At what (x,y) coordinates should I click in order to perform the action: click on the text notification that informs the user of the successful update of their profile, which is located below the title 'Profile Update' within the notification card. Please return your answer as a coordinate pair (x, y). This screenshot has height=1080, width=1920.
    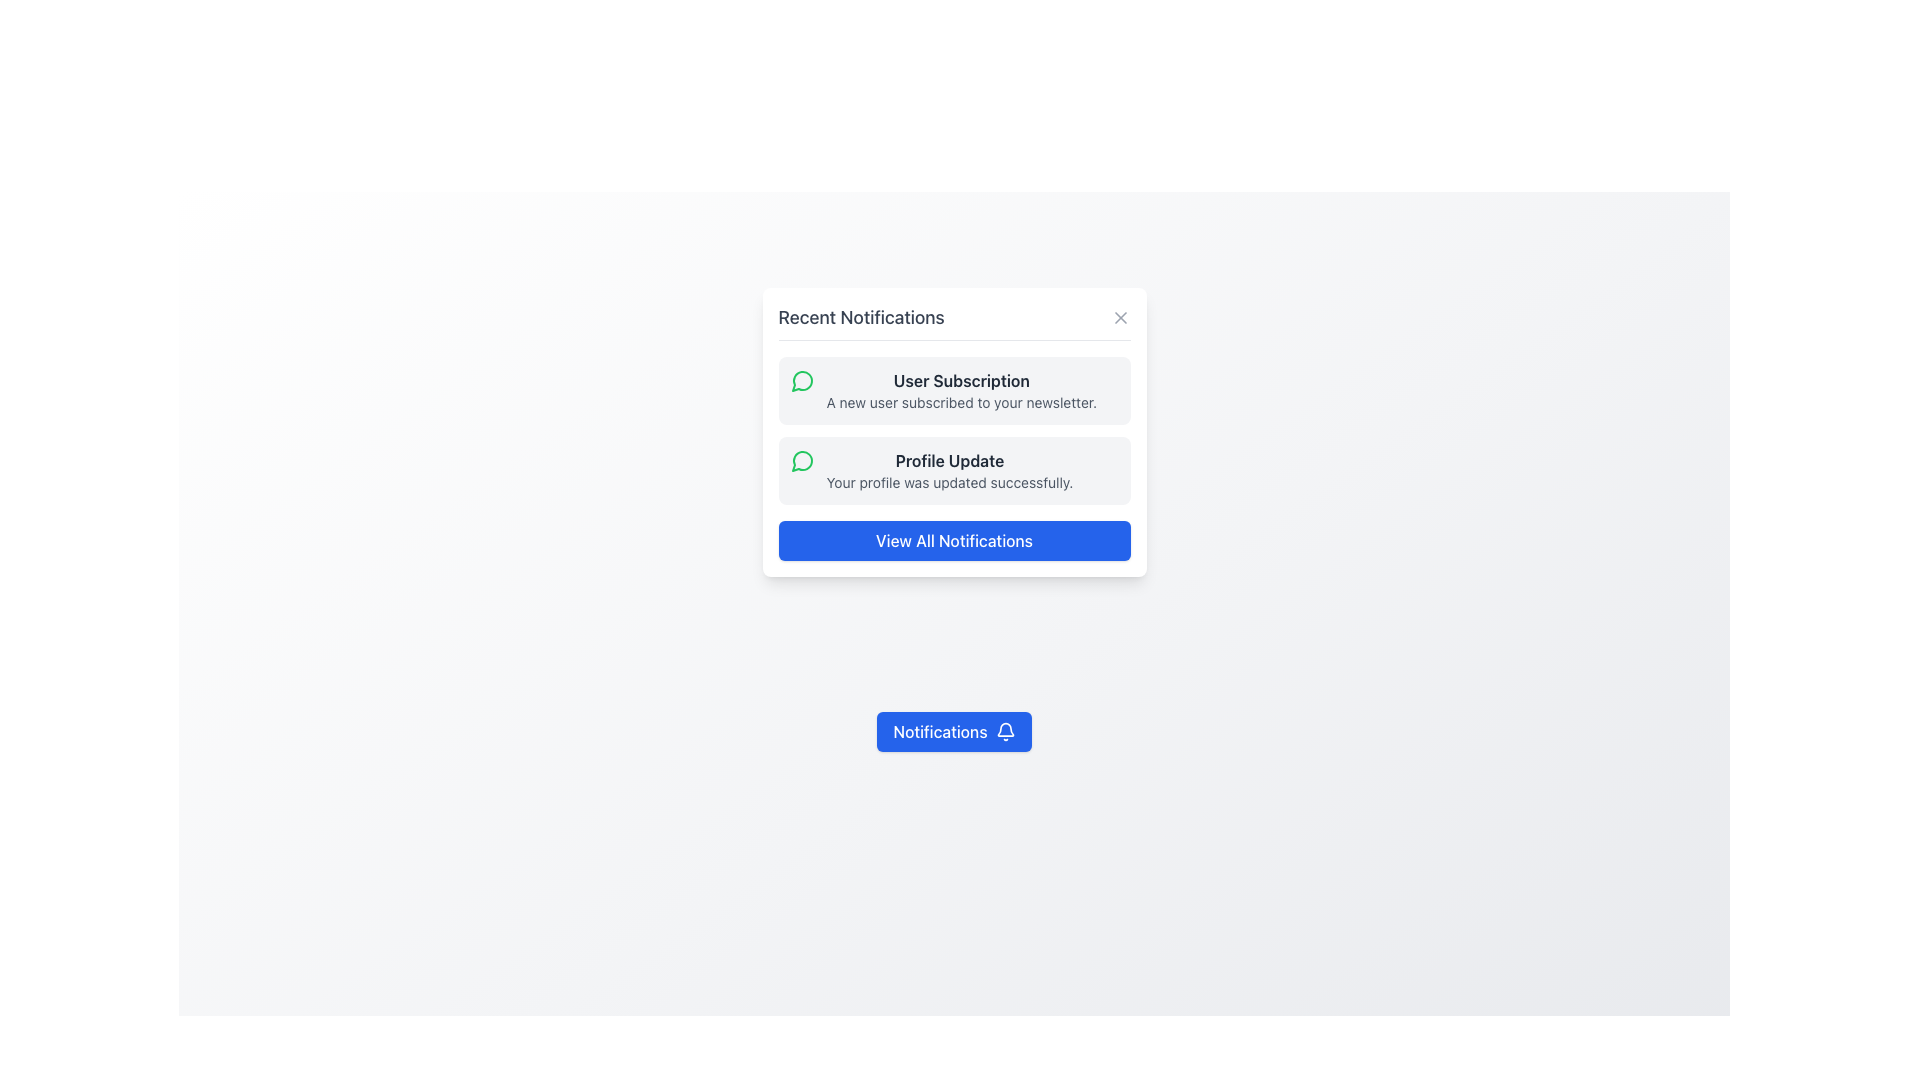
    Looking at the image, I should click on (949, 482).